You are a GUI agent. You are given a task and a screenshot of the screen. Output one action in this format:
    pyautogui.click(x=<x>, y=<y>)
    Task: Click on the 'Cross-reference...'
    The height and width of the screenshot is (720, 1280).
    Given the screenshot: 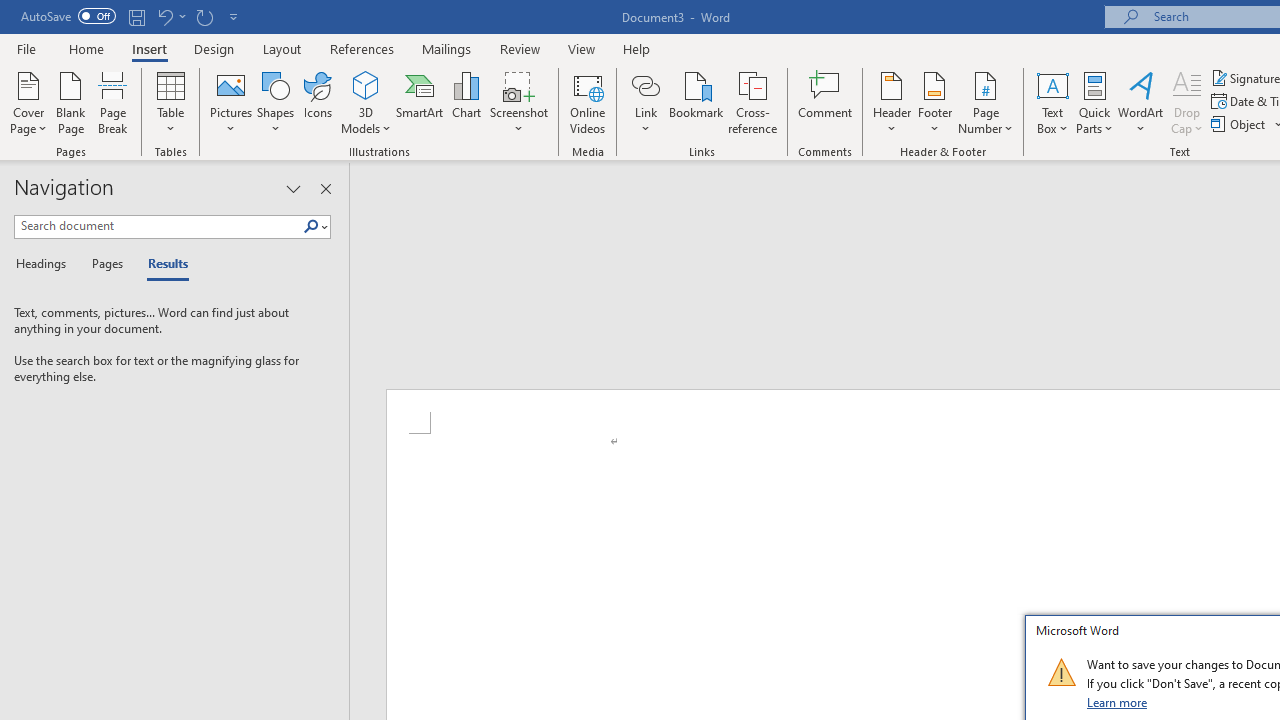 What is the action you would take?
    pyautogui.click(x=751, y=103)
    